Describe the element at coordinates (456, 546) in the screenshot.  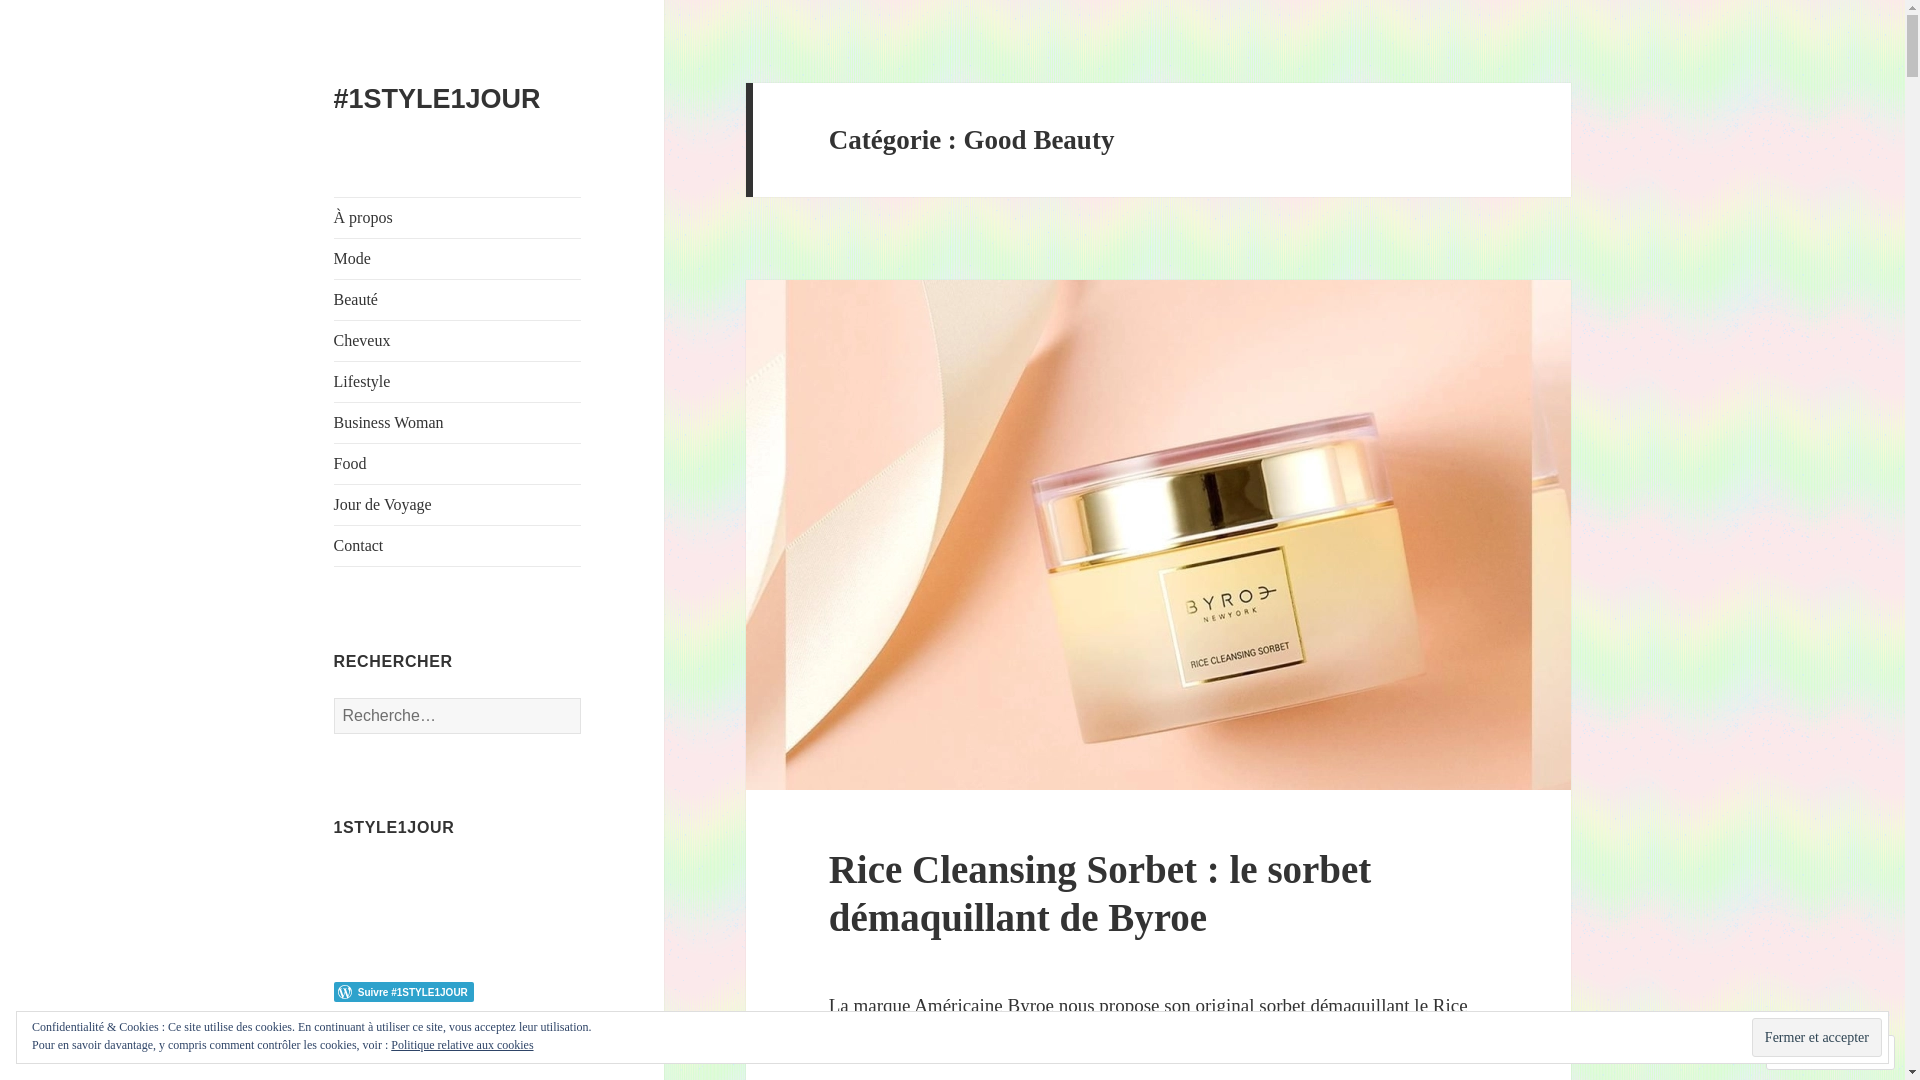
I see `'Contact'` at that location.